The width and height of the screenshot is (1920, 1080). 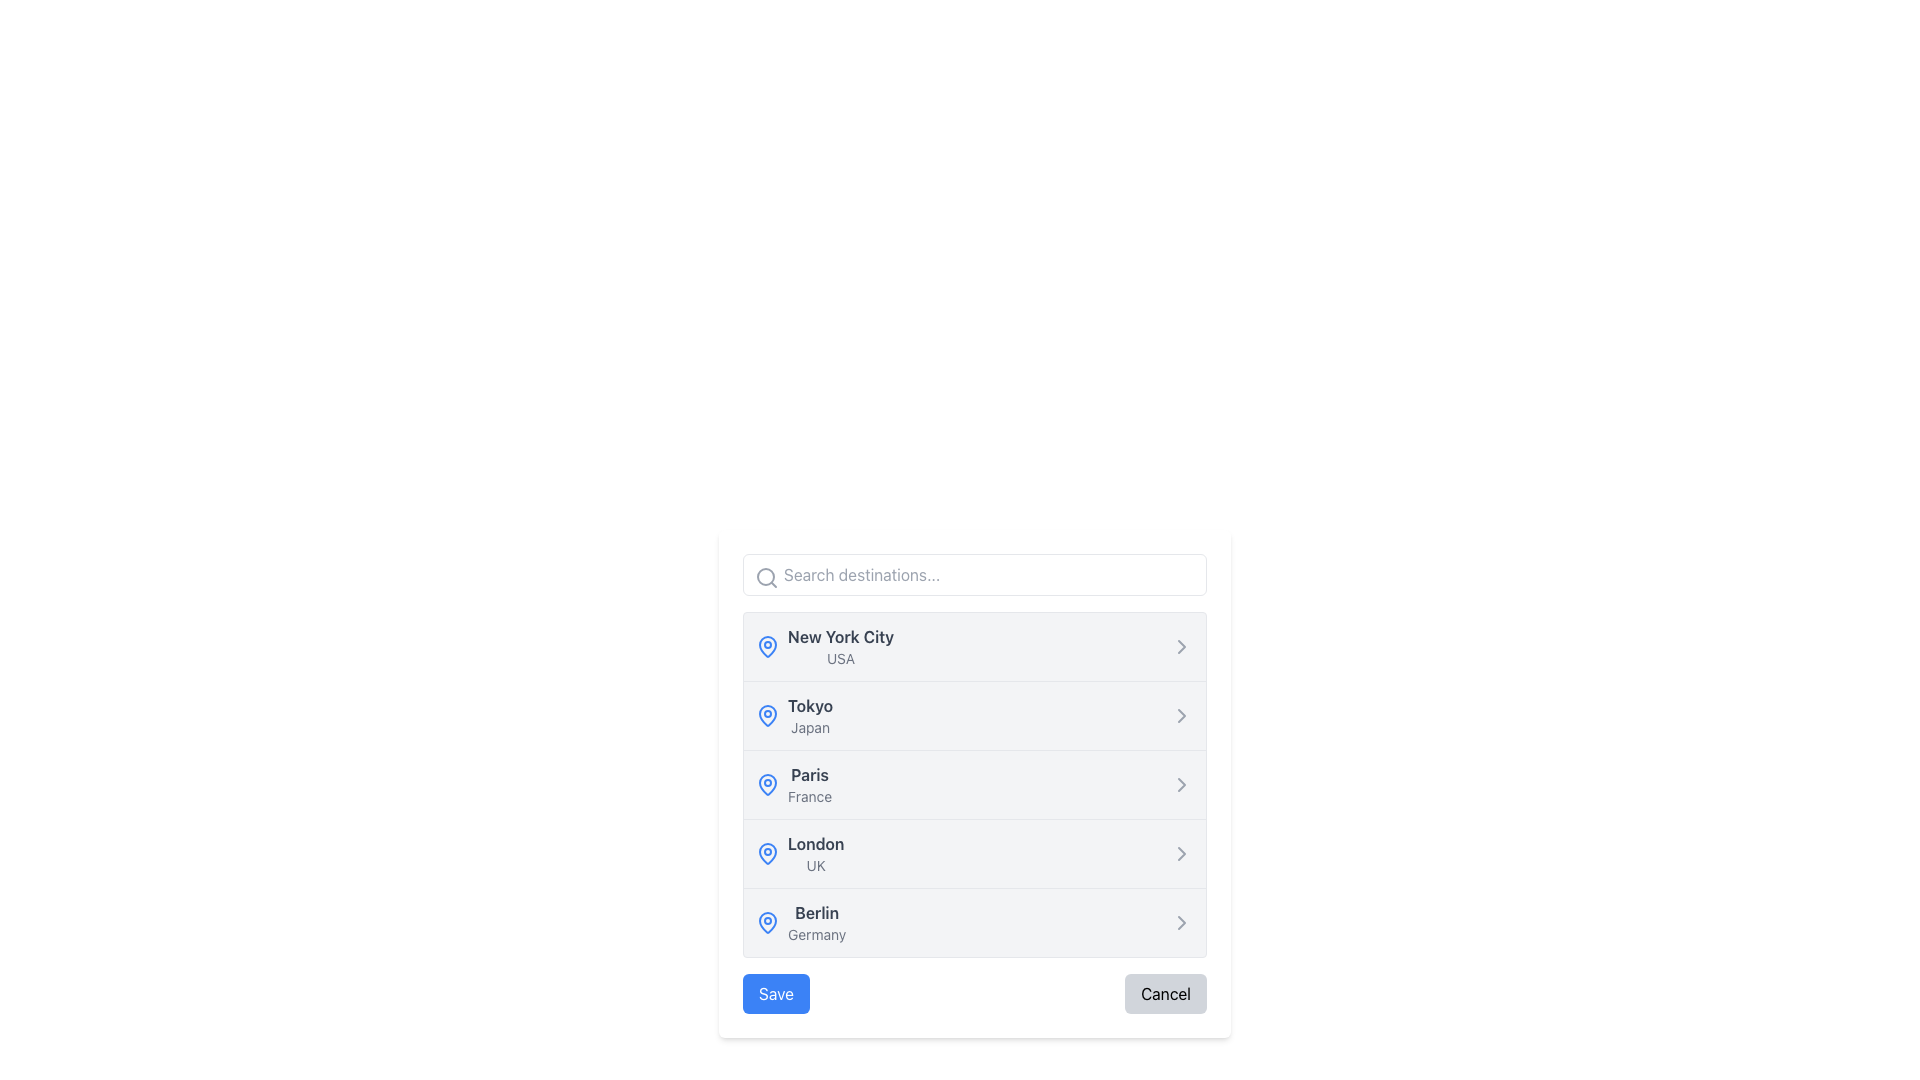 What do you see at coordinates (1181, 922) in the screenshot?
I see `the right-oriented chevron icon in the fifth list item labeled 'Berlin, Germany'` at bounding box center [1181, 922].